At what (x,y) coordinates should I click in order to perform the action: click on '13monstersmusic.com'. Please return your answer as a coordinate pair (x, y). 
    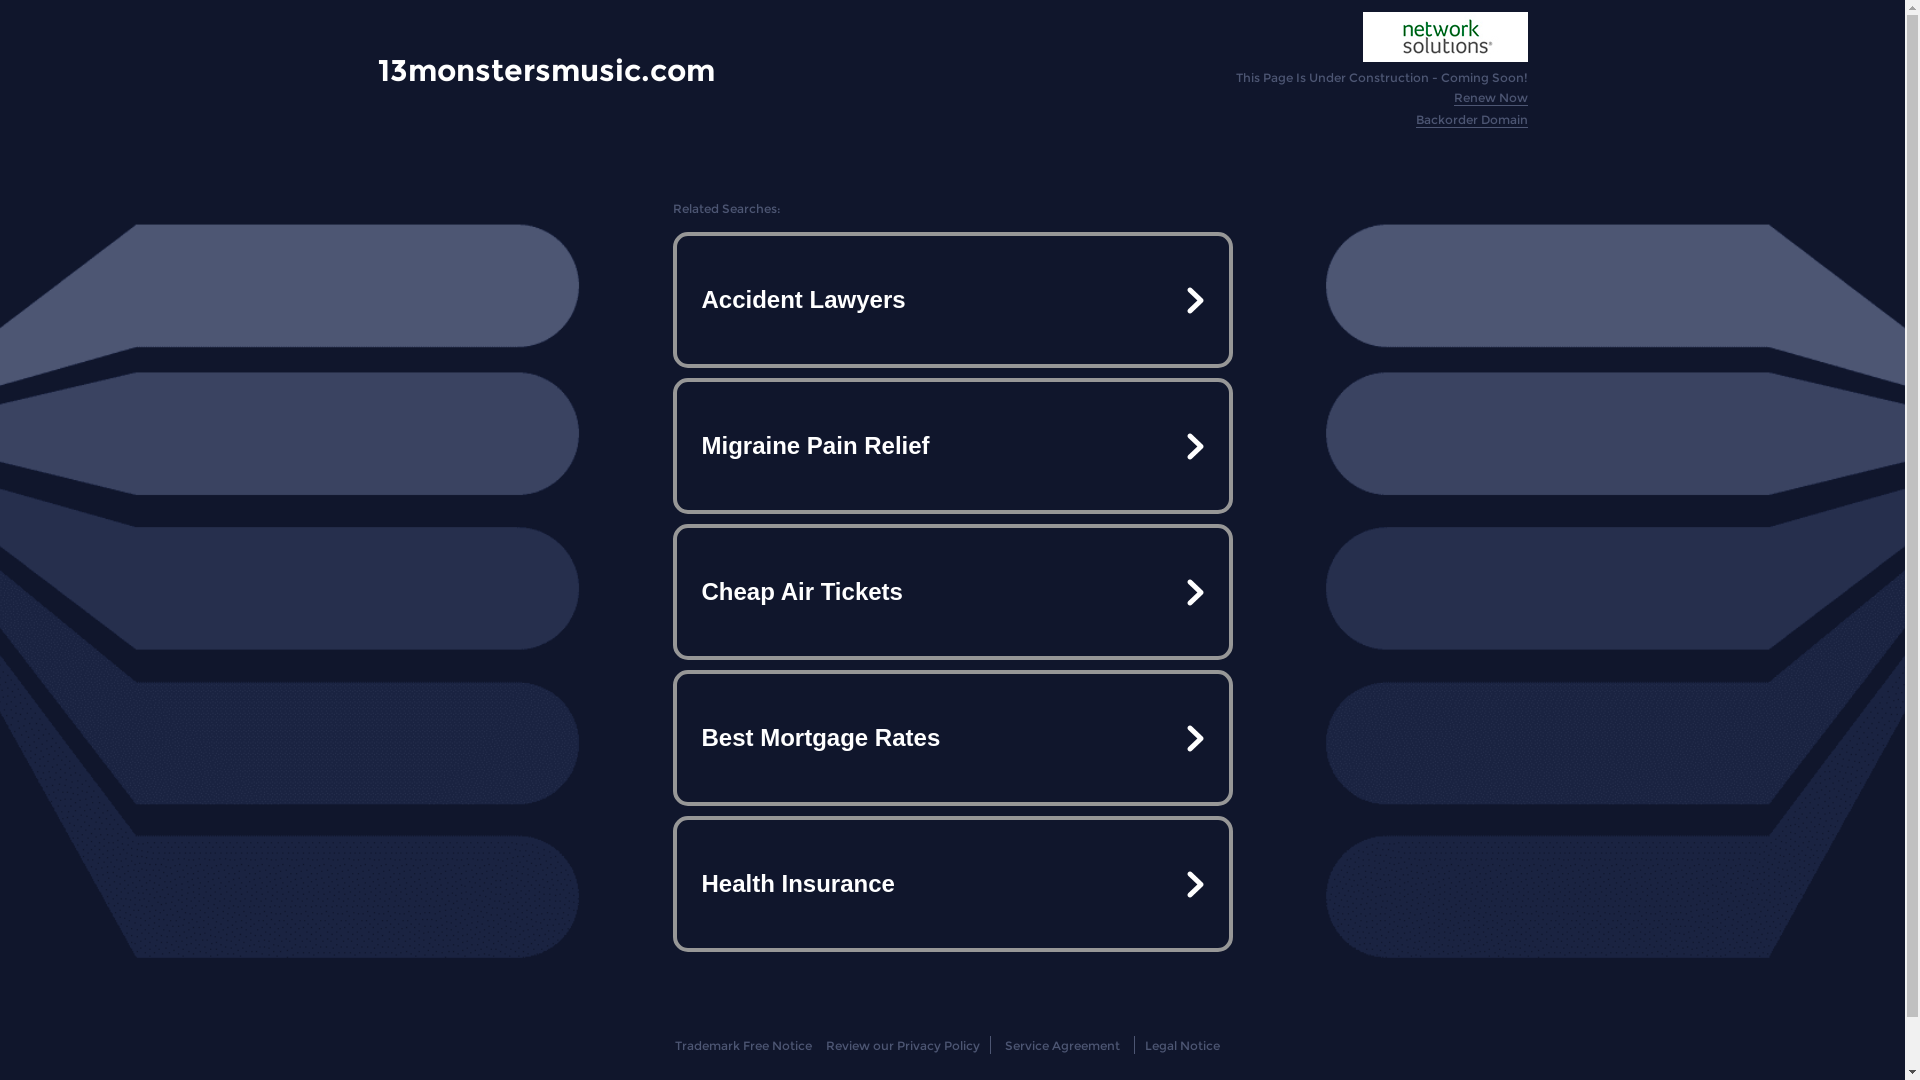
    Looking at the image, I should click on (546, 69).